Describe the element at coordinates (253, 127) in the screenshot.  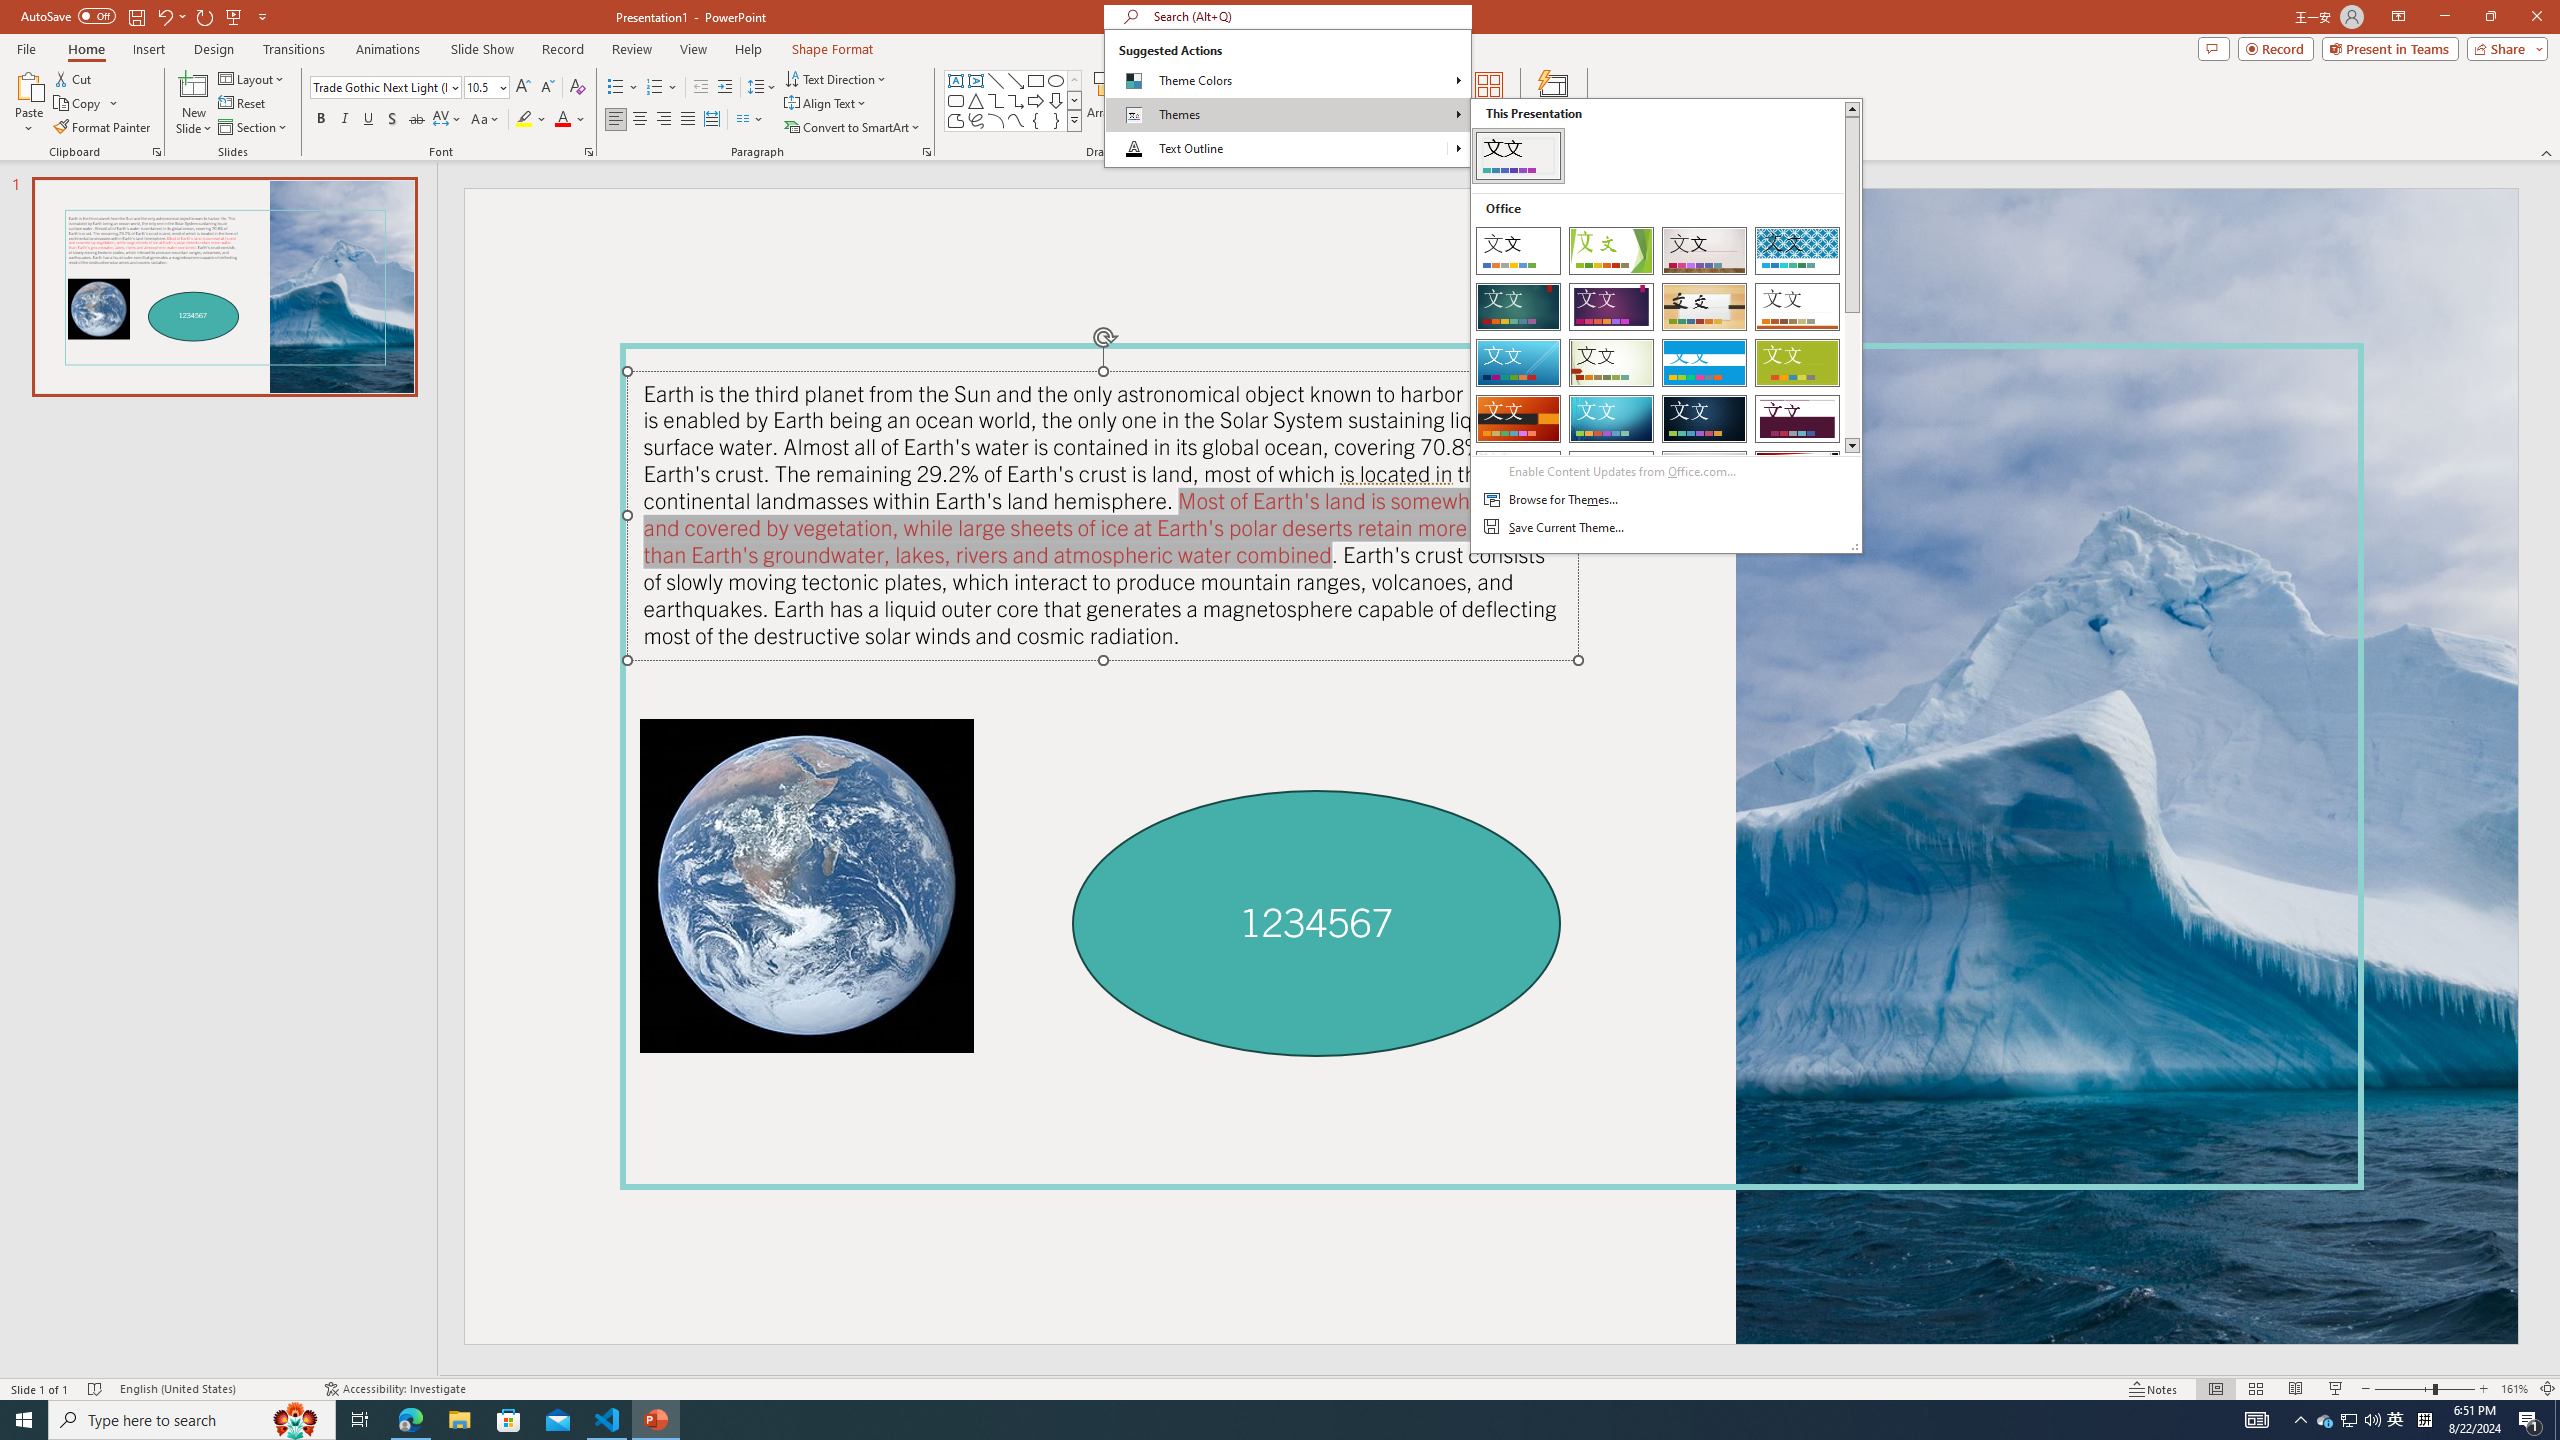
I see `'Section'` at that location.